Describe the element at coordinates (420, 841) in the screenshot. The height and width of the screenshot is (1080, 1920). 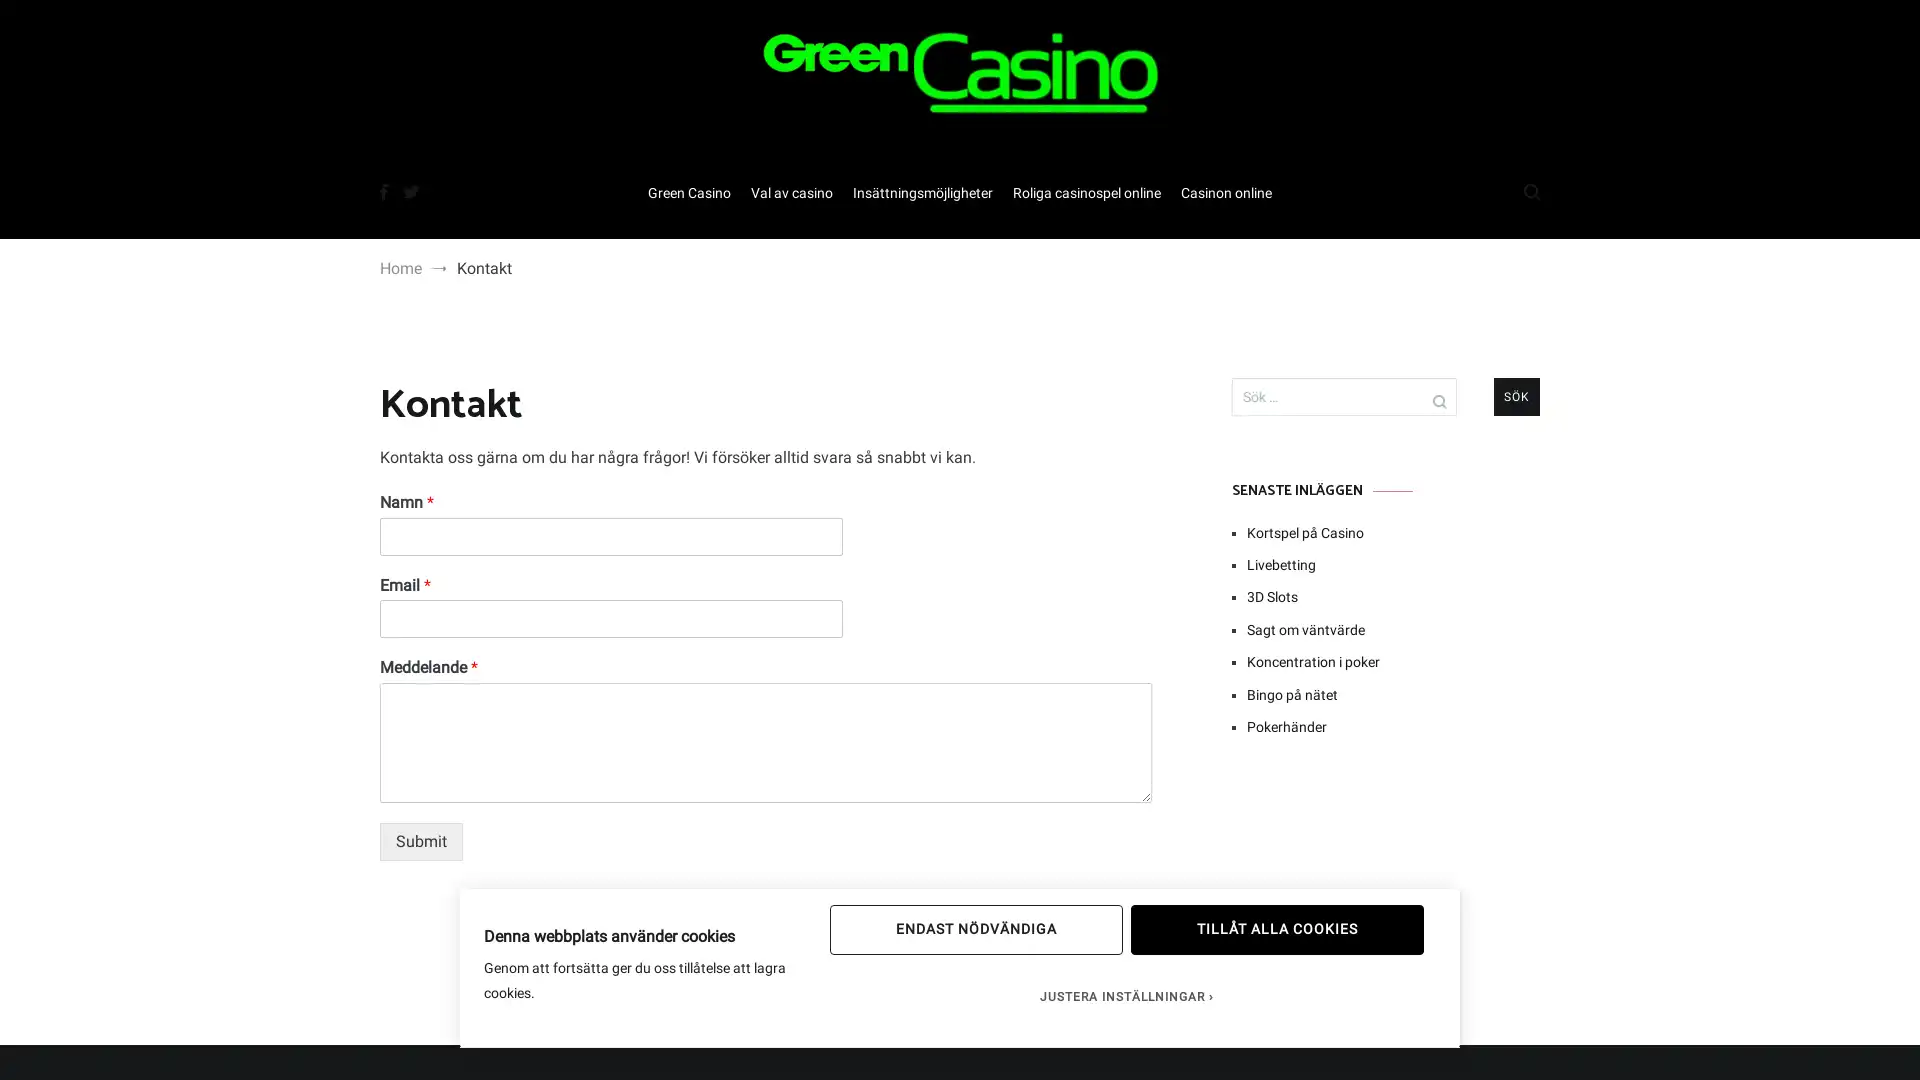
I see `Submit` at that location.